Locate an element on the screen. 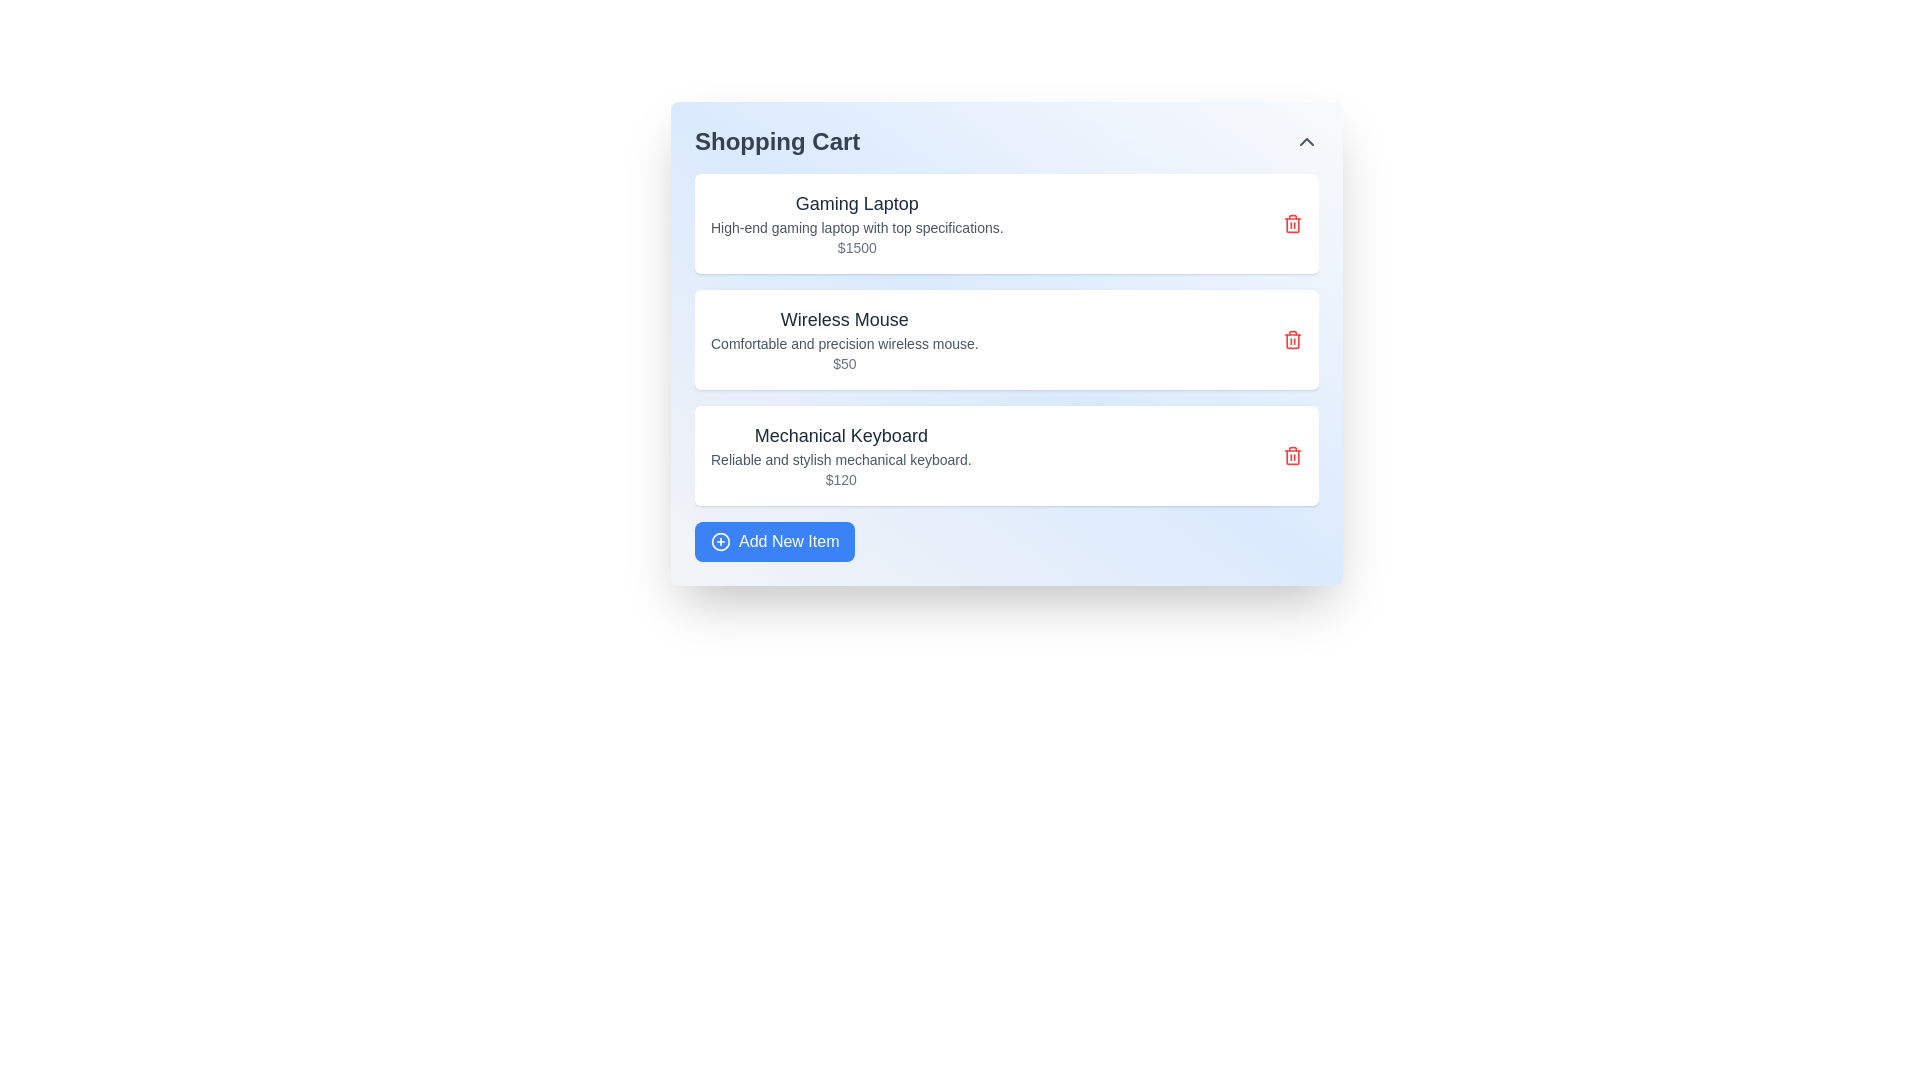 This screenshot has width=1920, height=1080. the button in the top-right corner of the 'Shopping Cart' section is located at coordinates (1306, 141).